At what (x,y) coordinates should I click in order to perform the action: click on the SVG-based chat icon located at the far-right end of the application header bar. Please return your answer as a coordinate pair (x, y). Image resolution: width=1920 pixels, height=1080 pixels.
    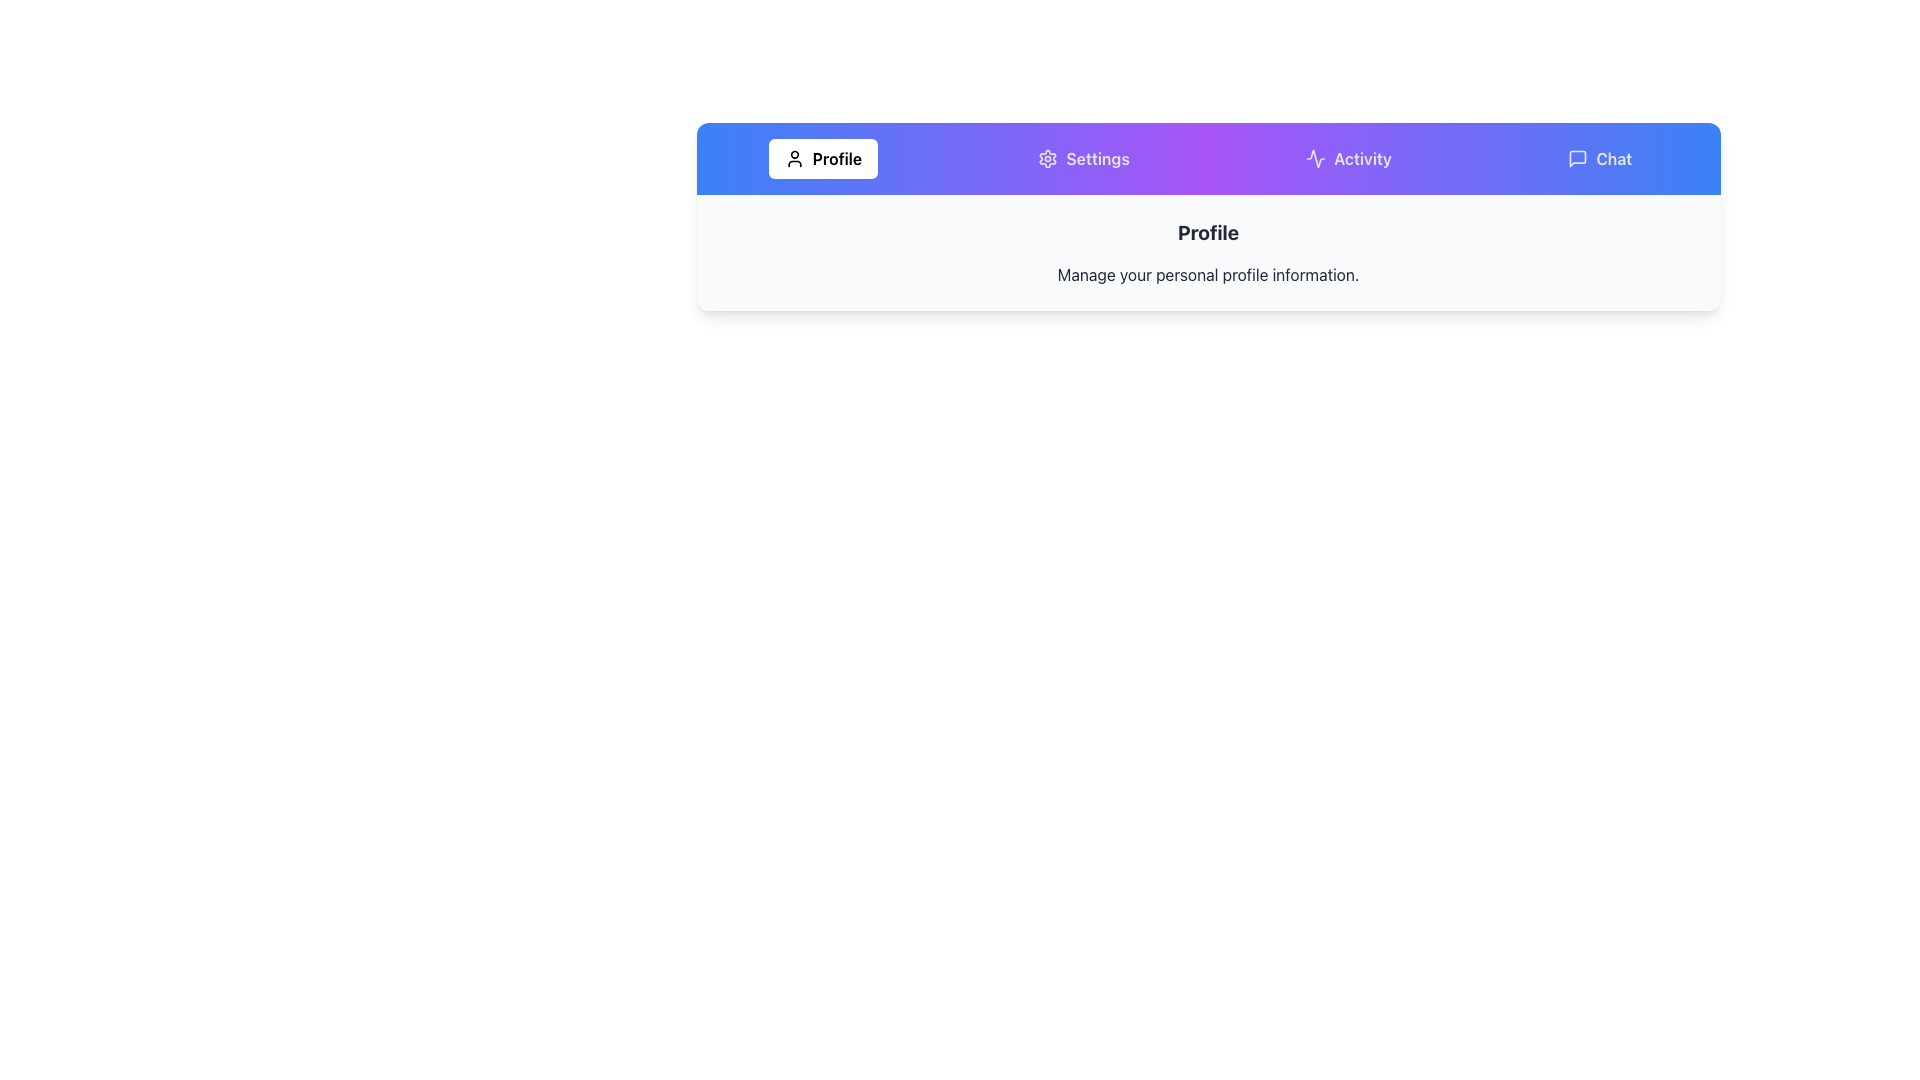
    Looking at the image, I should click on (1577, 157).